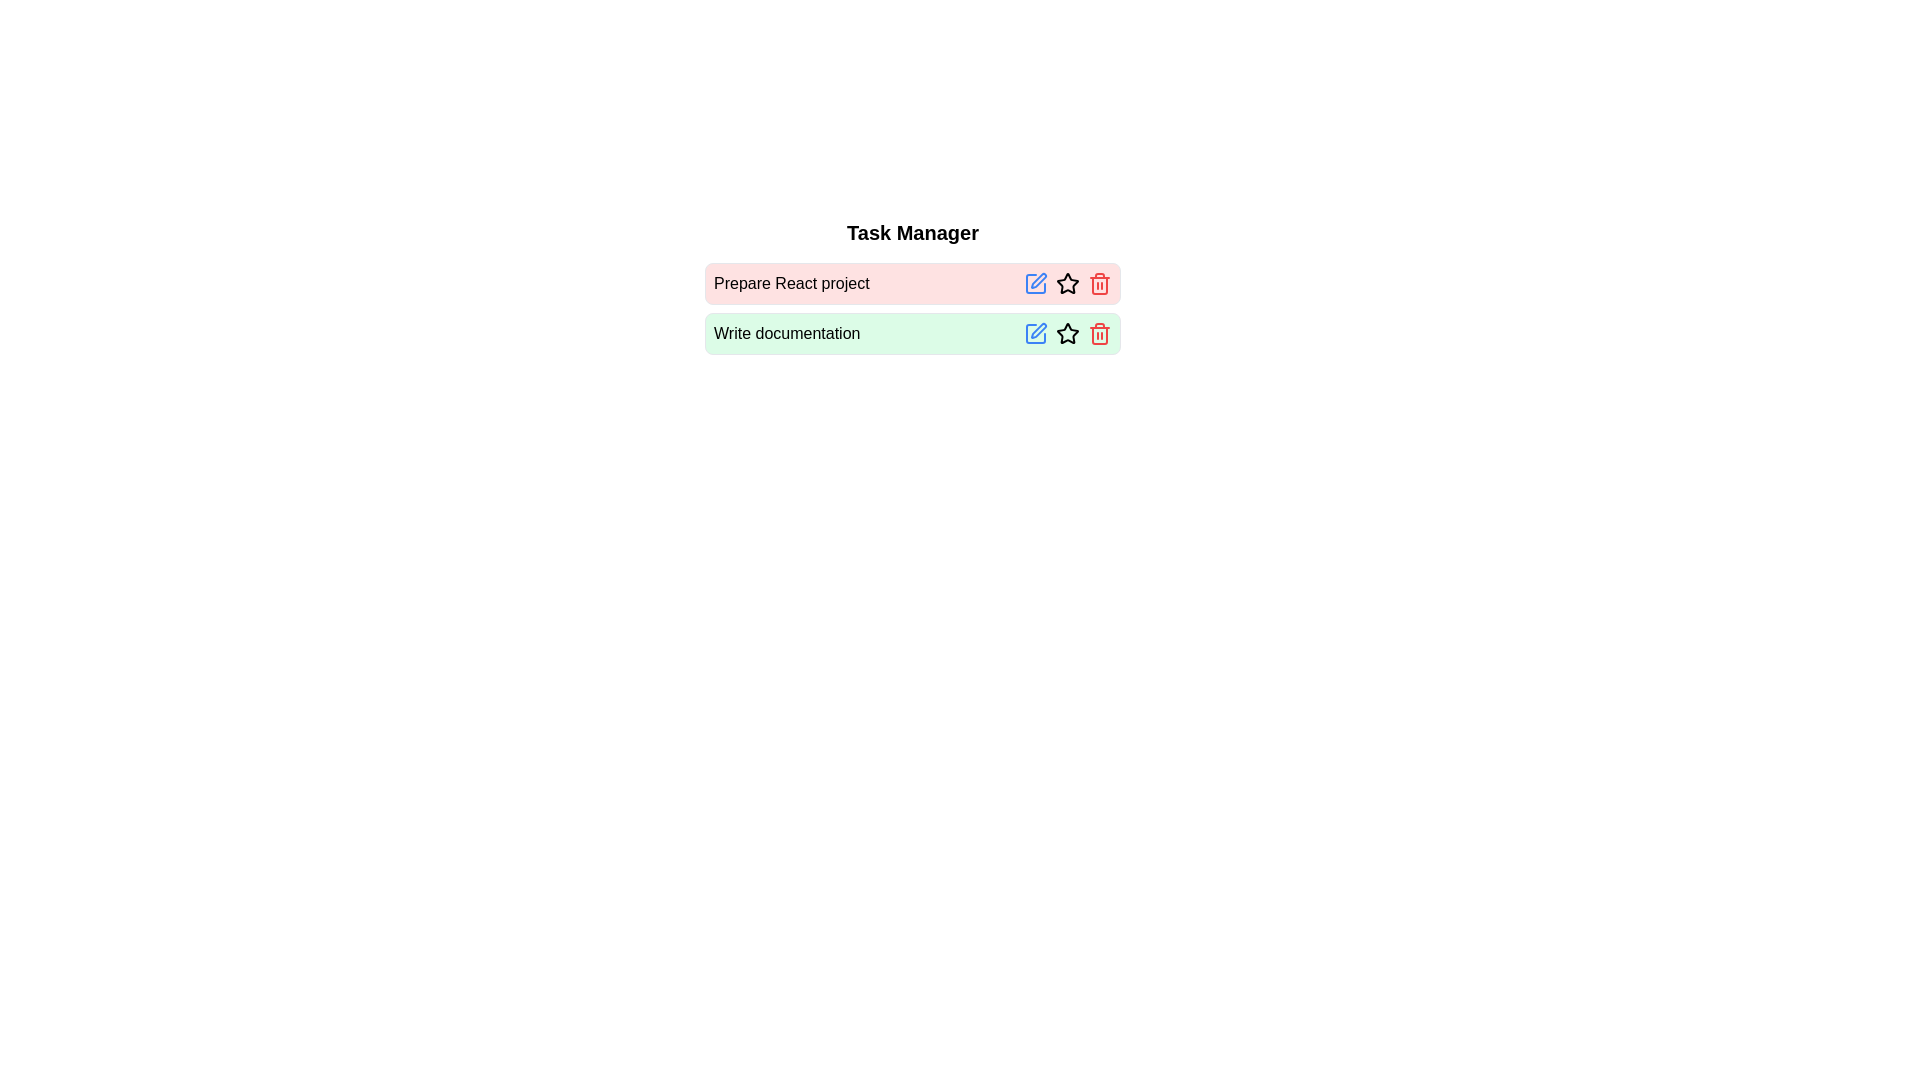 This screenshot has height=1080, width=1920. What do you see at coordinates (790, 284) in the screenshot?
I see `the text element containing 'Prepare React project' in bold black font on a light pink background, which is the primary content of the first task entry in the task management interface` at bounding box center [790, 284].